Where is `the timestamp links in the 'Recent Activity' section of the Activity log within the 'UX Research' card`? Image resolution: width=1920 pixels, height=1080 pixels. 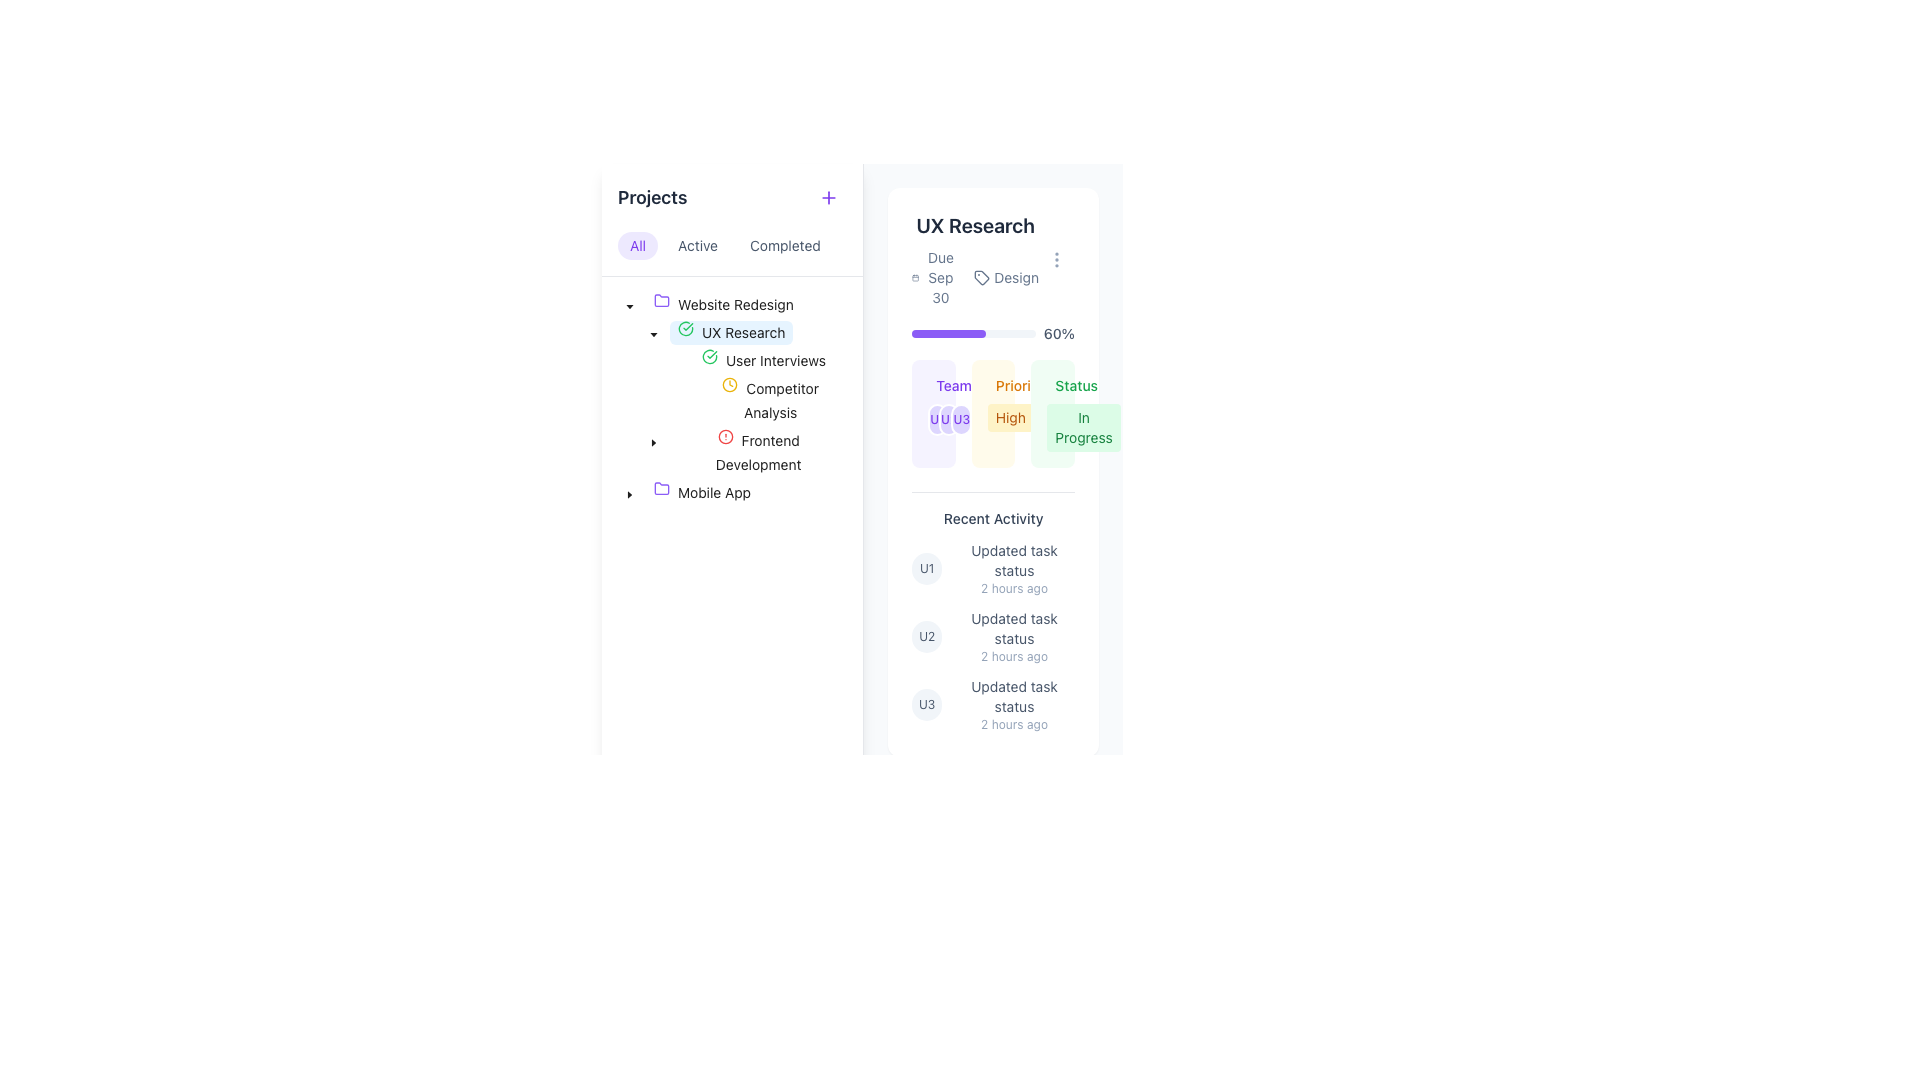
the timestamp links in the 'Recent Activity' section of the Activity log within the 'UX Research' card is located at coordinates (993, 611).